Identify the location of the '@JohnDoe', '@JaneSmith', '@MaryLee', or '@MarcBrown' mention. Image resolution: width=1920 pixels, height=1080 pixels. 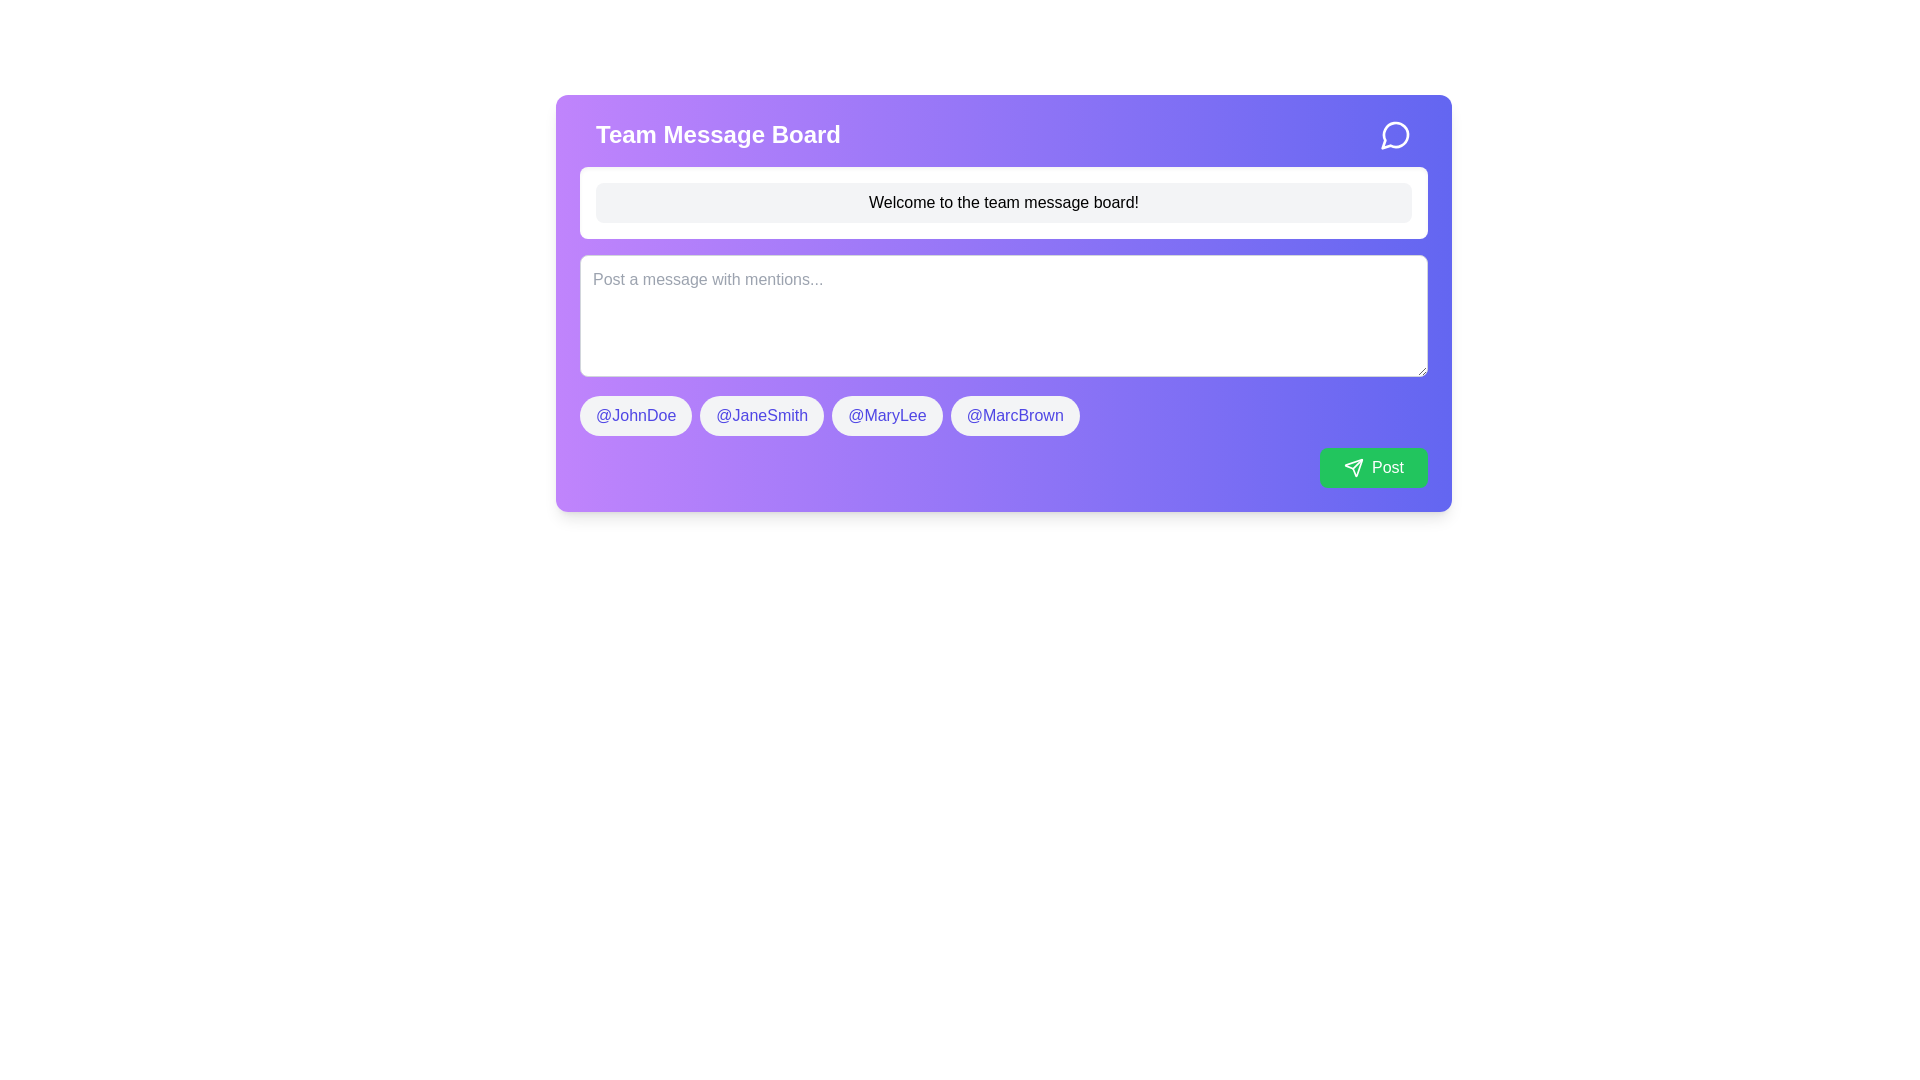
(1003, 415).